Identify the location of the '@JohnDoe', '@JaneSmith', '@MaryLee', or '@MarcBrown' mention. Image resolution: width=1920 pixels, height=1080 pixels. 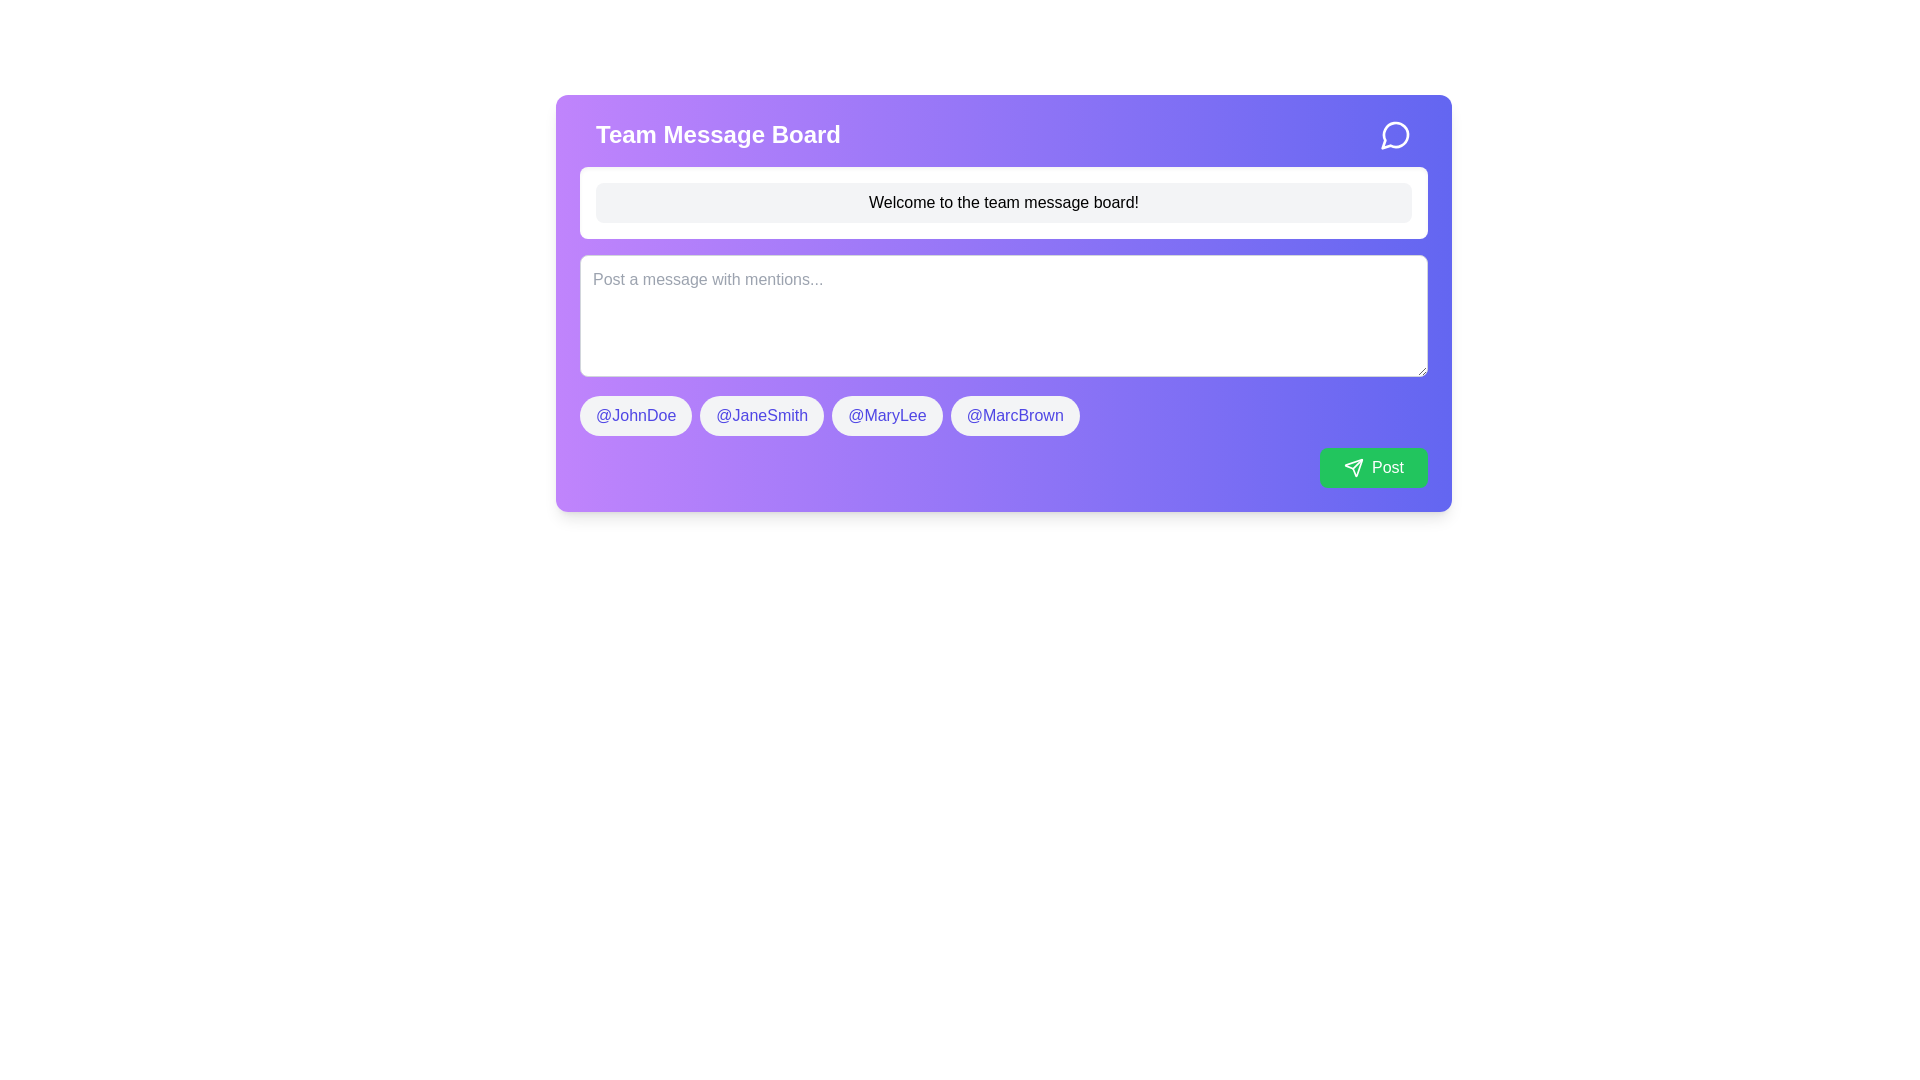
(1003, 415).